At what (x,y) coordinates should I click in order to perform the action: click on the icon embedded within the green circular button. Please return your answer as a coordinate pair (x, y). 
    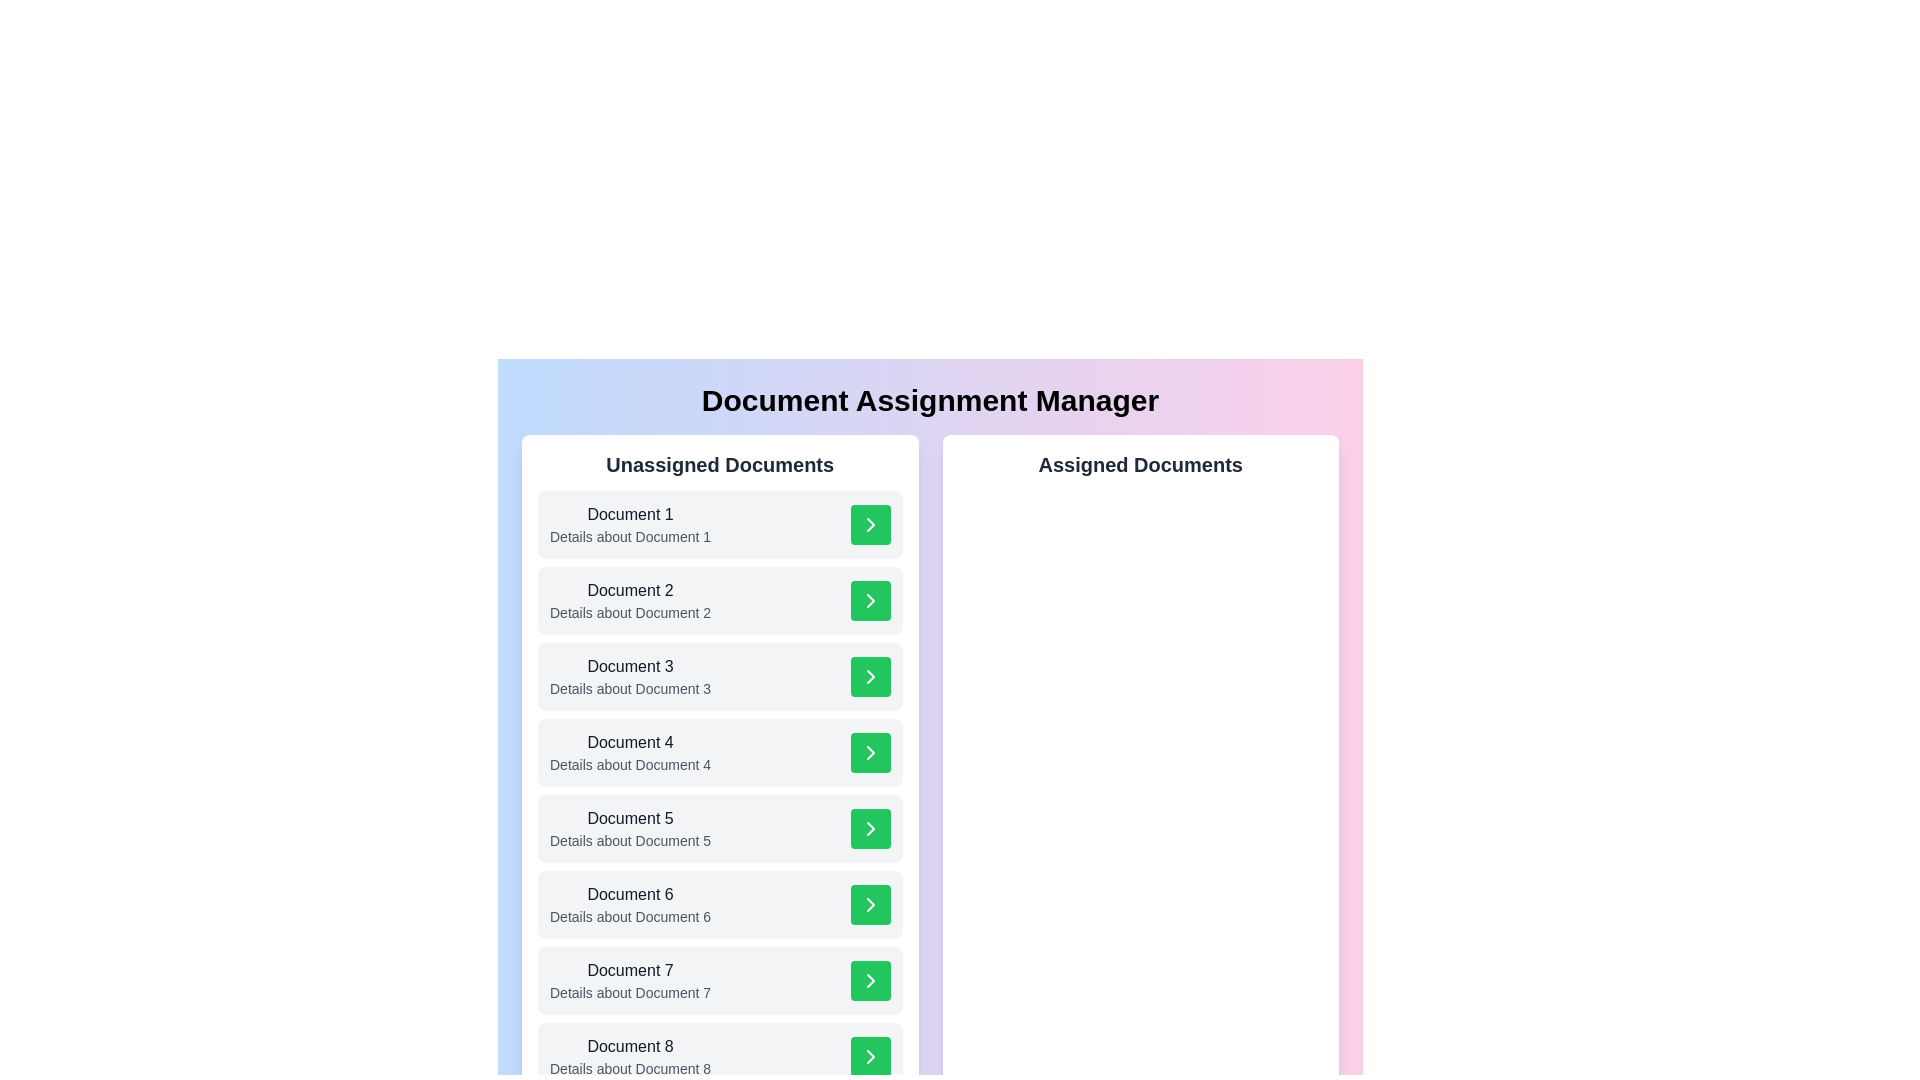
    Looking at the image, I should click on (870, 600).